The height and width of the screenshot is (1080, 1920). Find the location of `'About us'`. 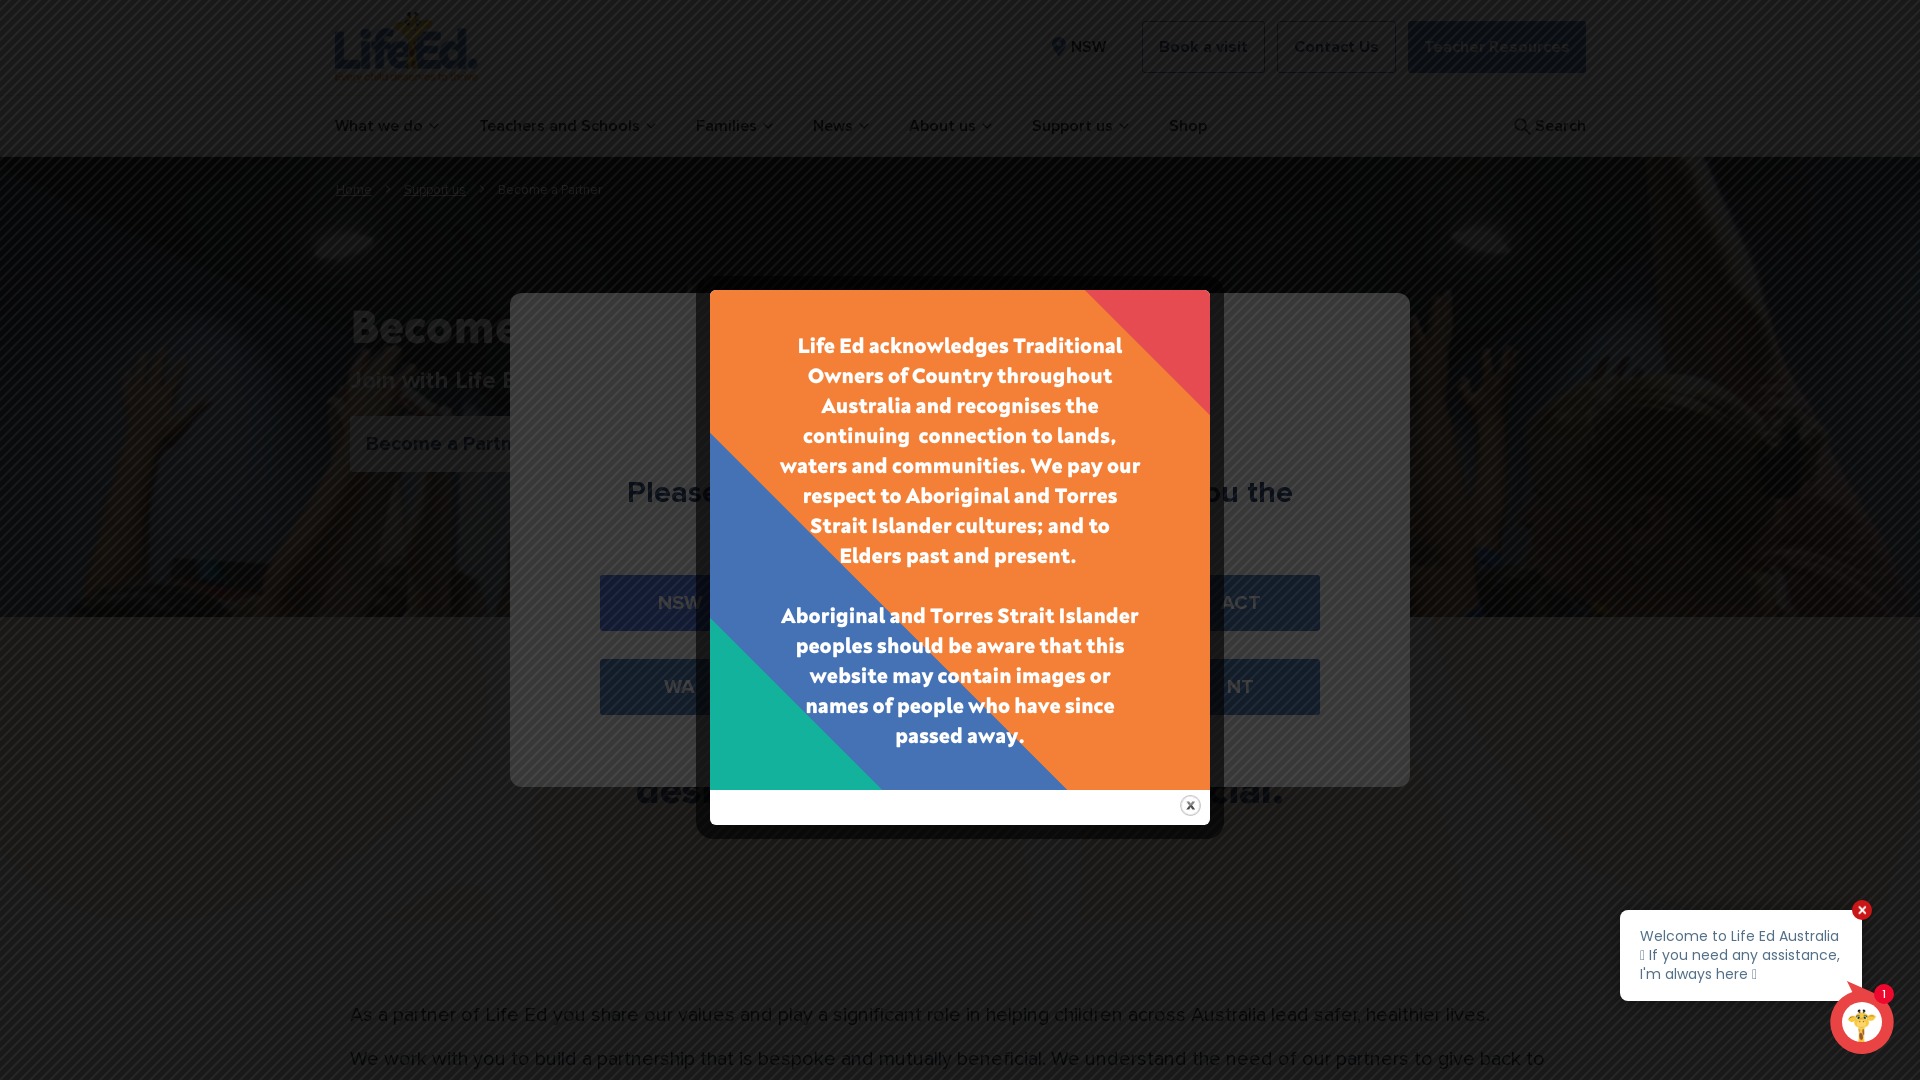

'About us' is located at coordinates (948, 126).